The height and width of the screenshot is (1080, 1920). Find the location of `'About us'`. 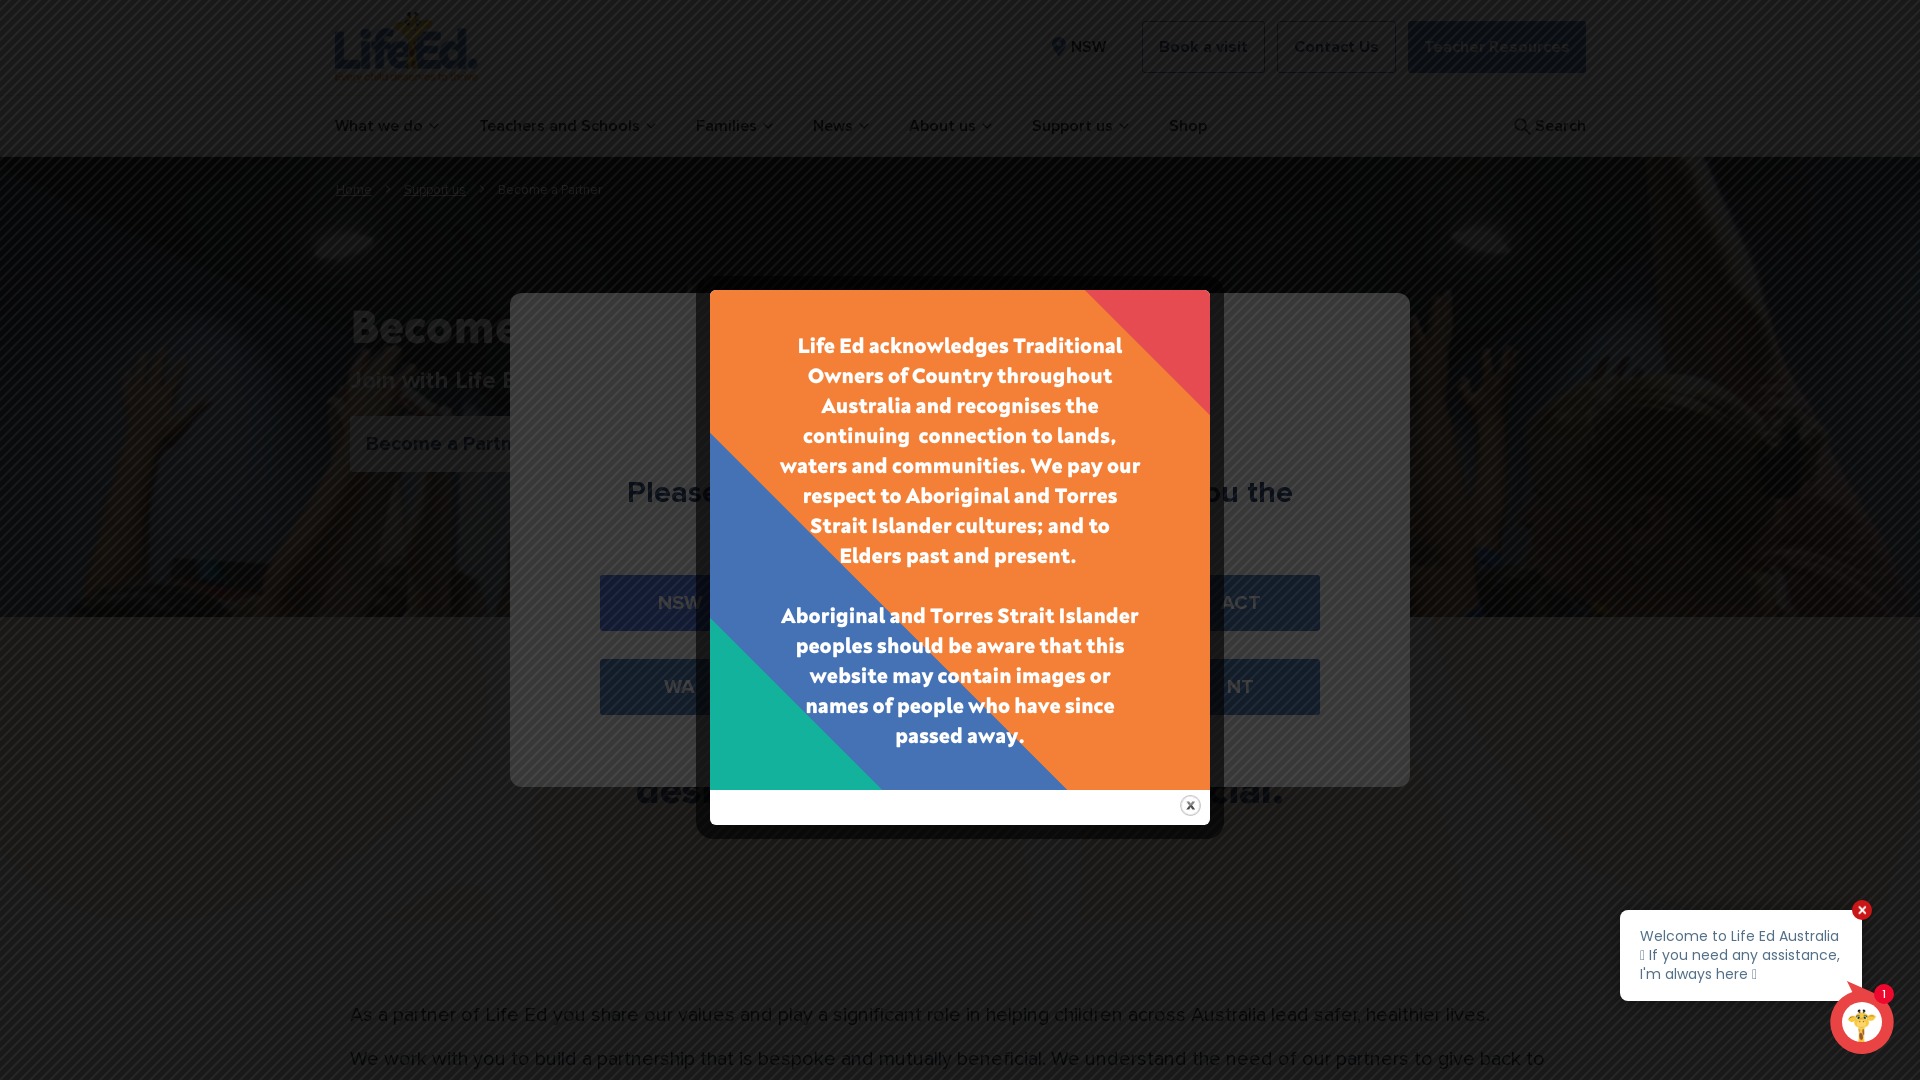

'About us' is located at coordinates (948, 126).